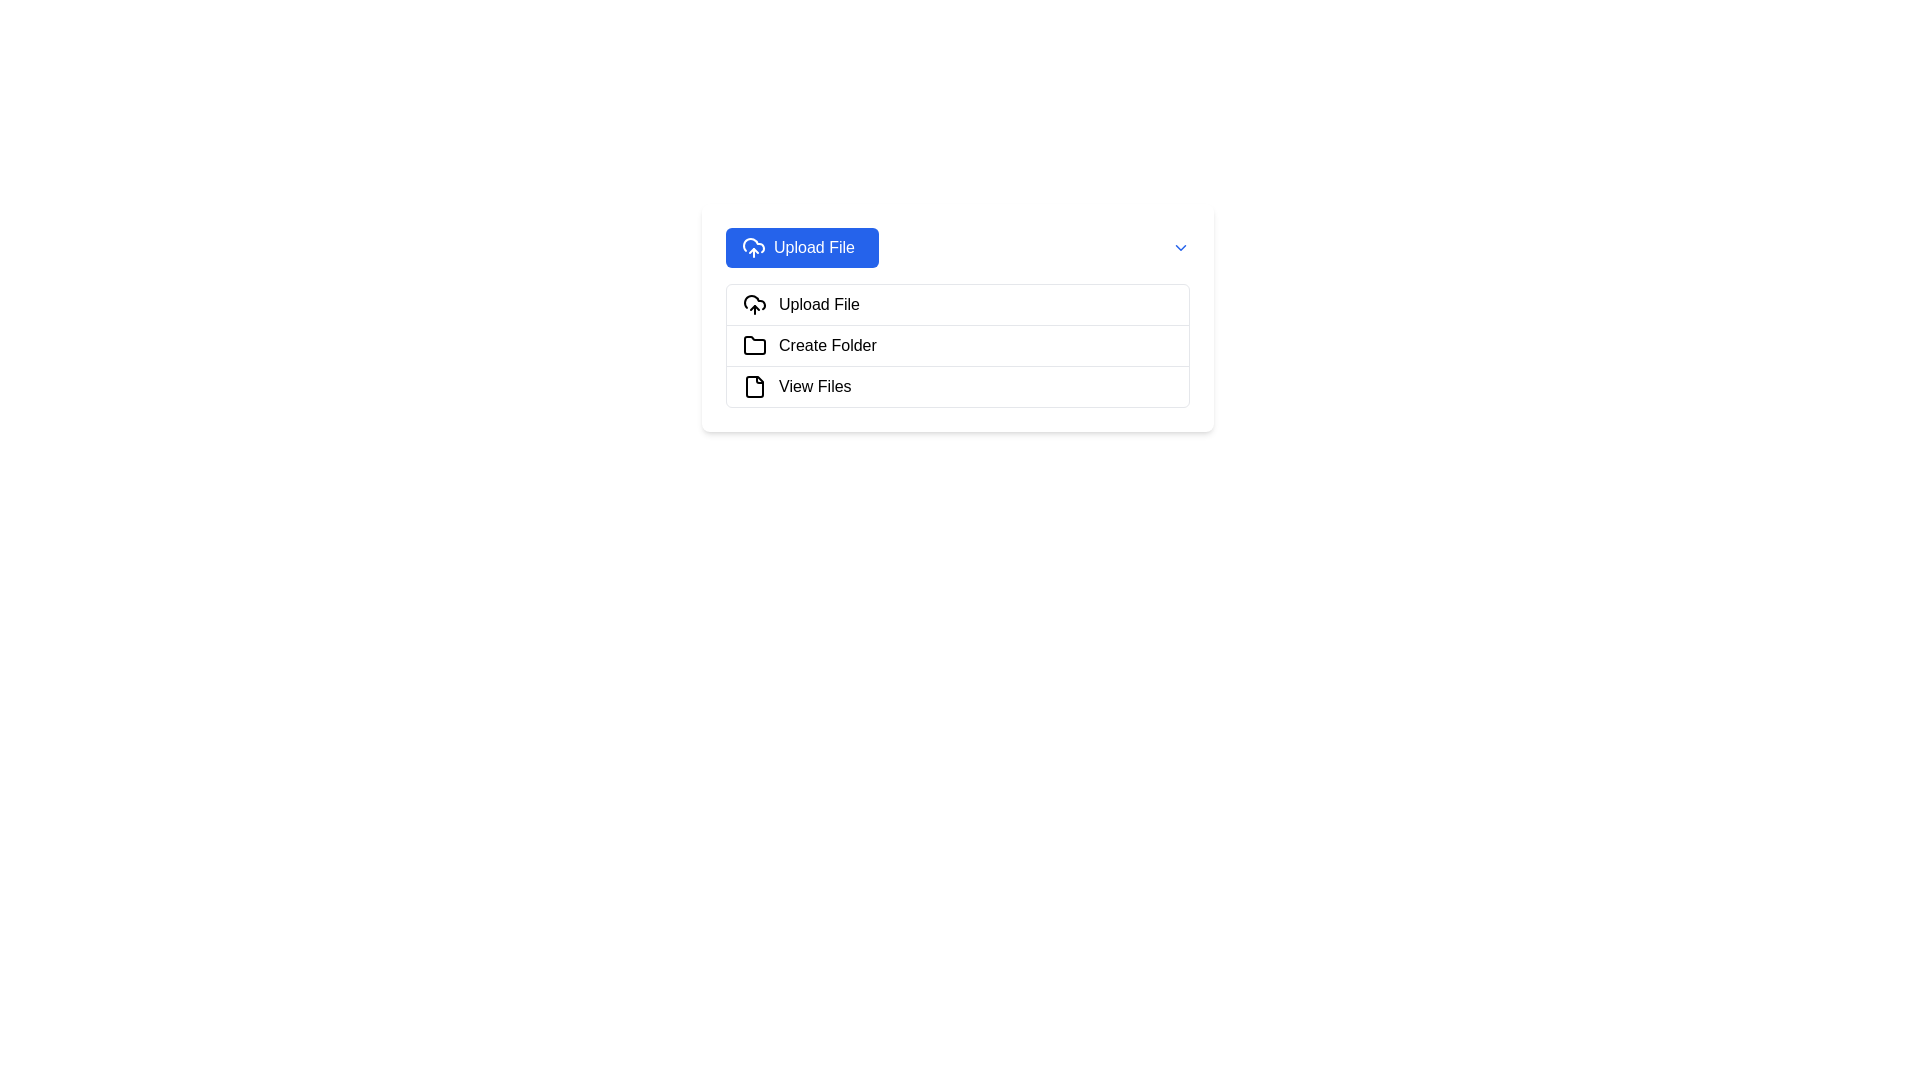 The image size is (1920, 1080). Describe the element at coordinates (752, 244) in the screenshot. I see `the lower curve of the cloud icon that represents the upload feature, located centrally beneath the upload arrow` at that location.